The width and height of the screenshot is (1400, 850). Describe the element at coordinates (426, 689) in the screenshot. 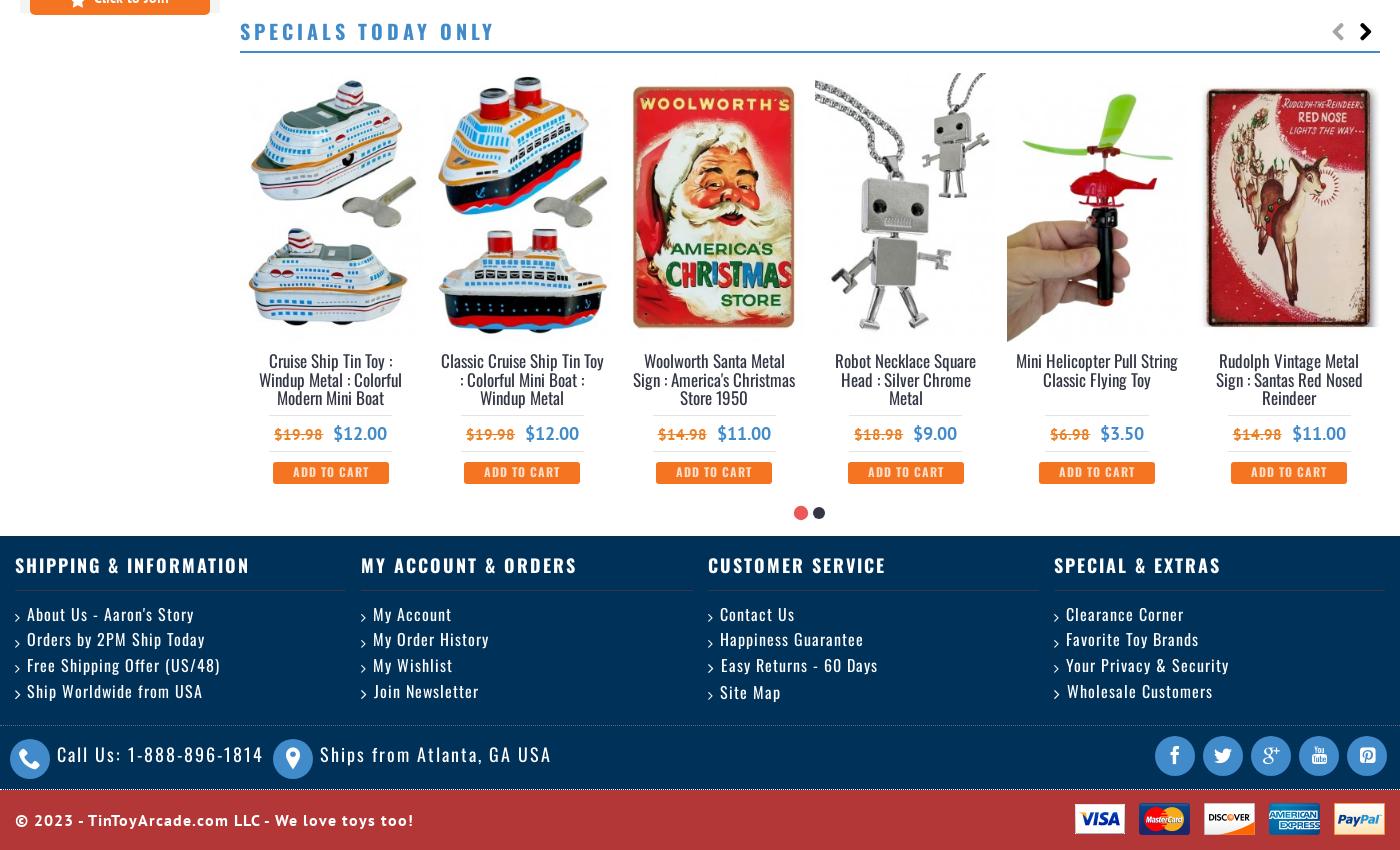

I see `'Join Newsletter'` at that location.